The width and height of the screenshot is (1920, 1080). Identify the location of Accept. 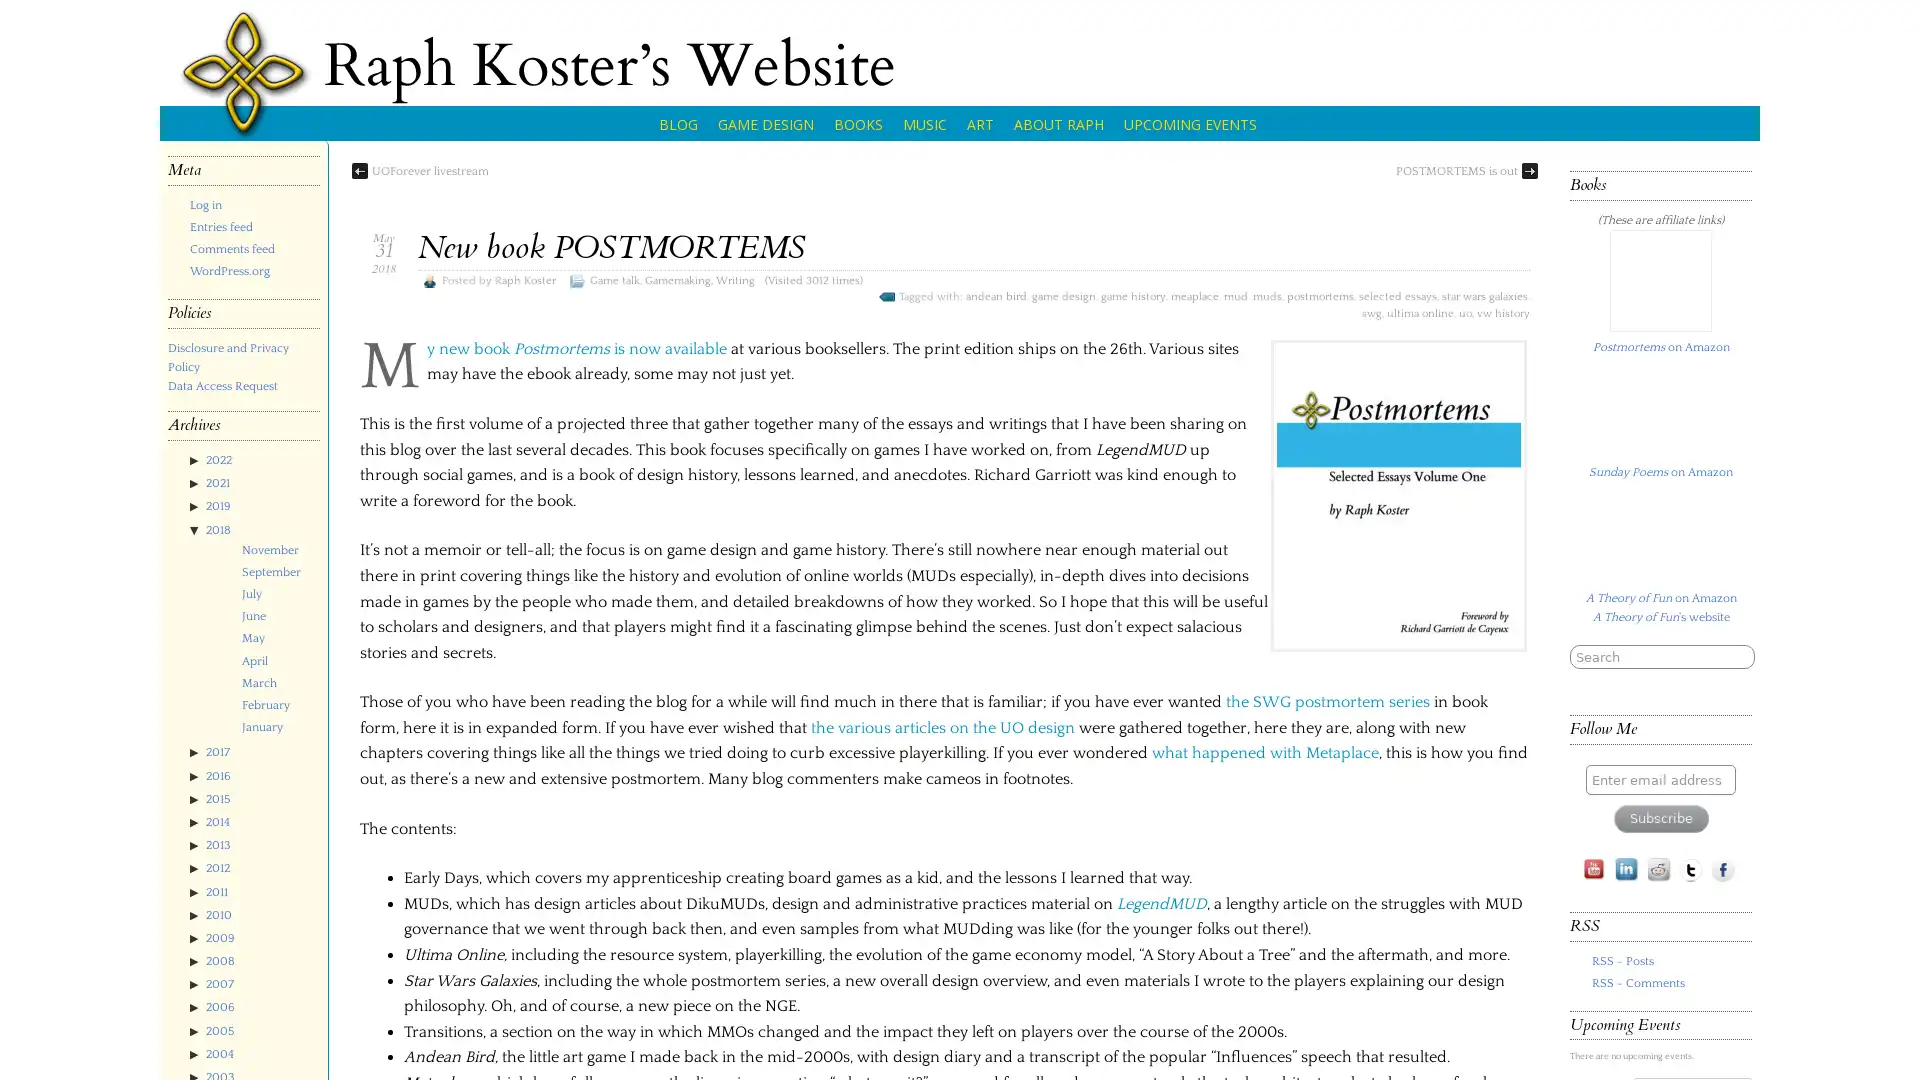
(1861, 1044).